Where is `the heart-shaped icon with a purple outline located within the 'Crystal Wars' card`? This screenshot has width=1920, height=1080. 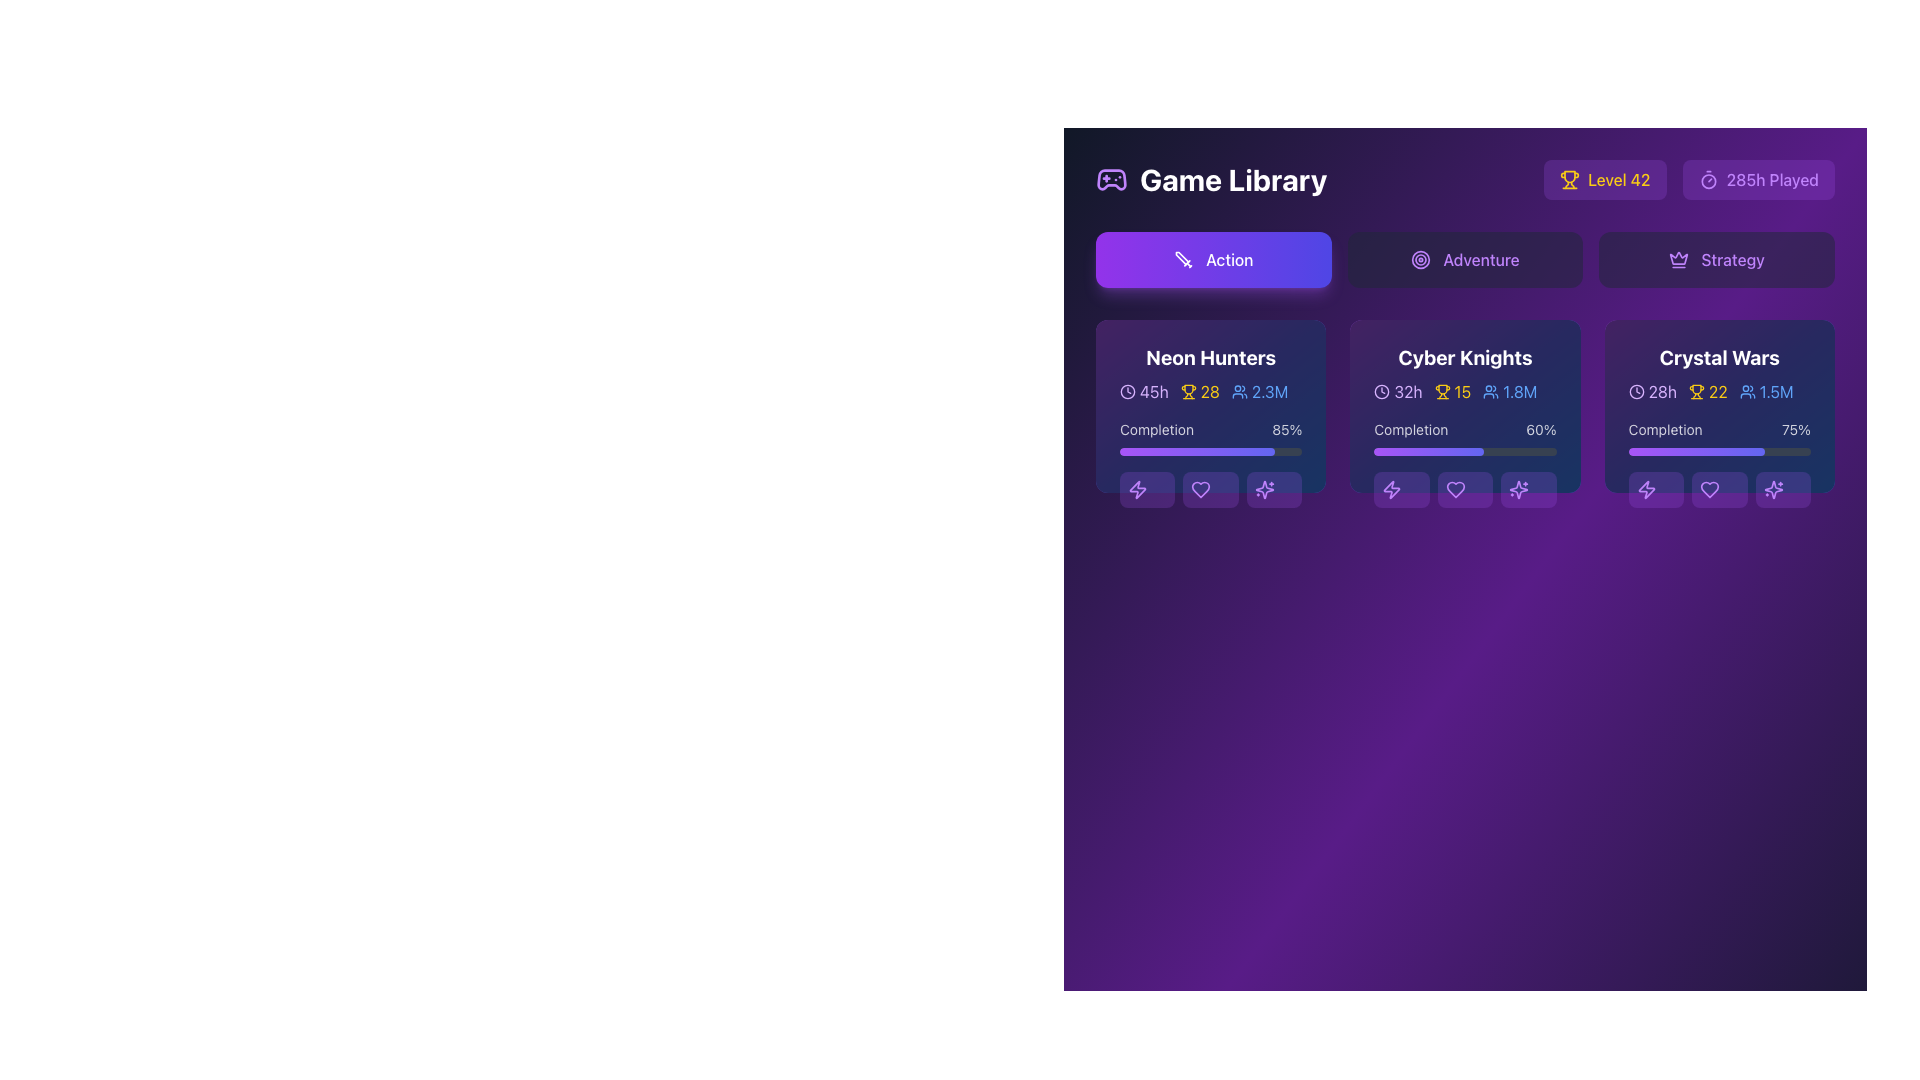
the heart-shaped icon with a purple outline located within the 'Crystal Wars' card is located at coordinates (1708, 489).